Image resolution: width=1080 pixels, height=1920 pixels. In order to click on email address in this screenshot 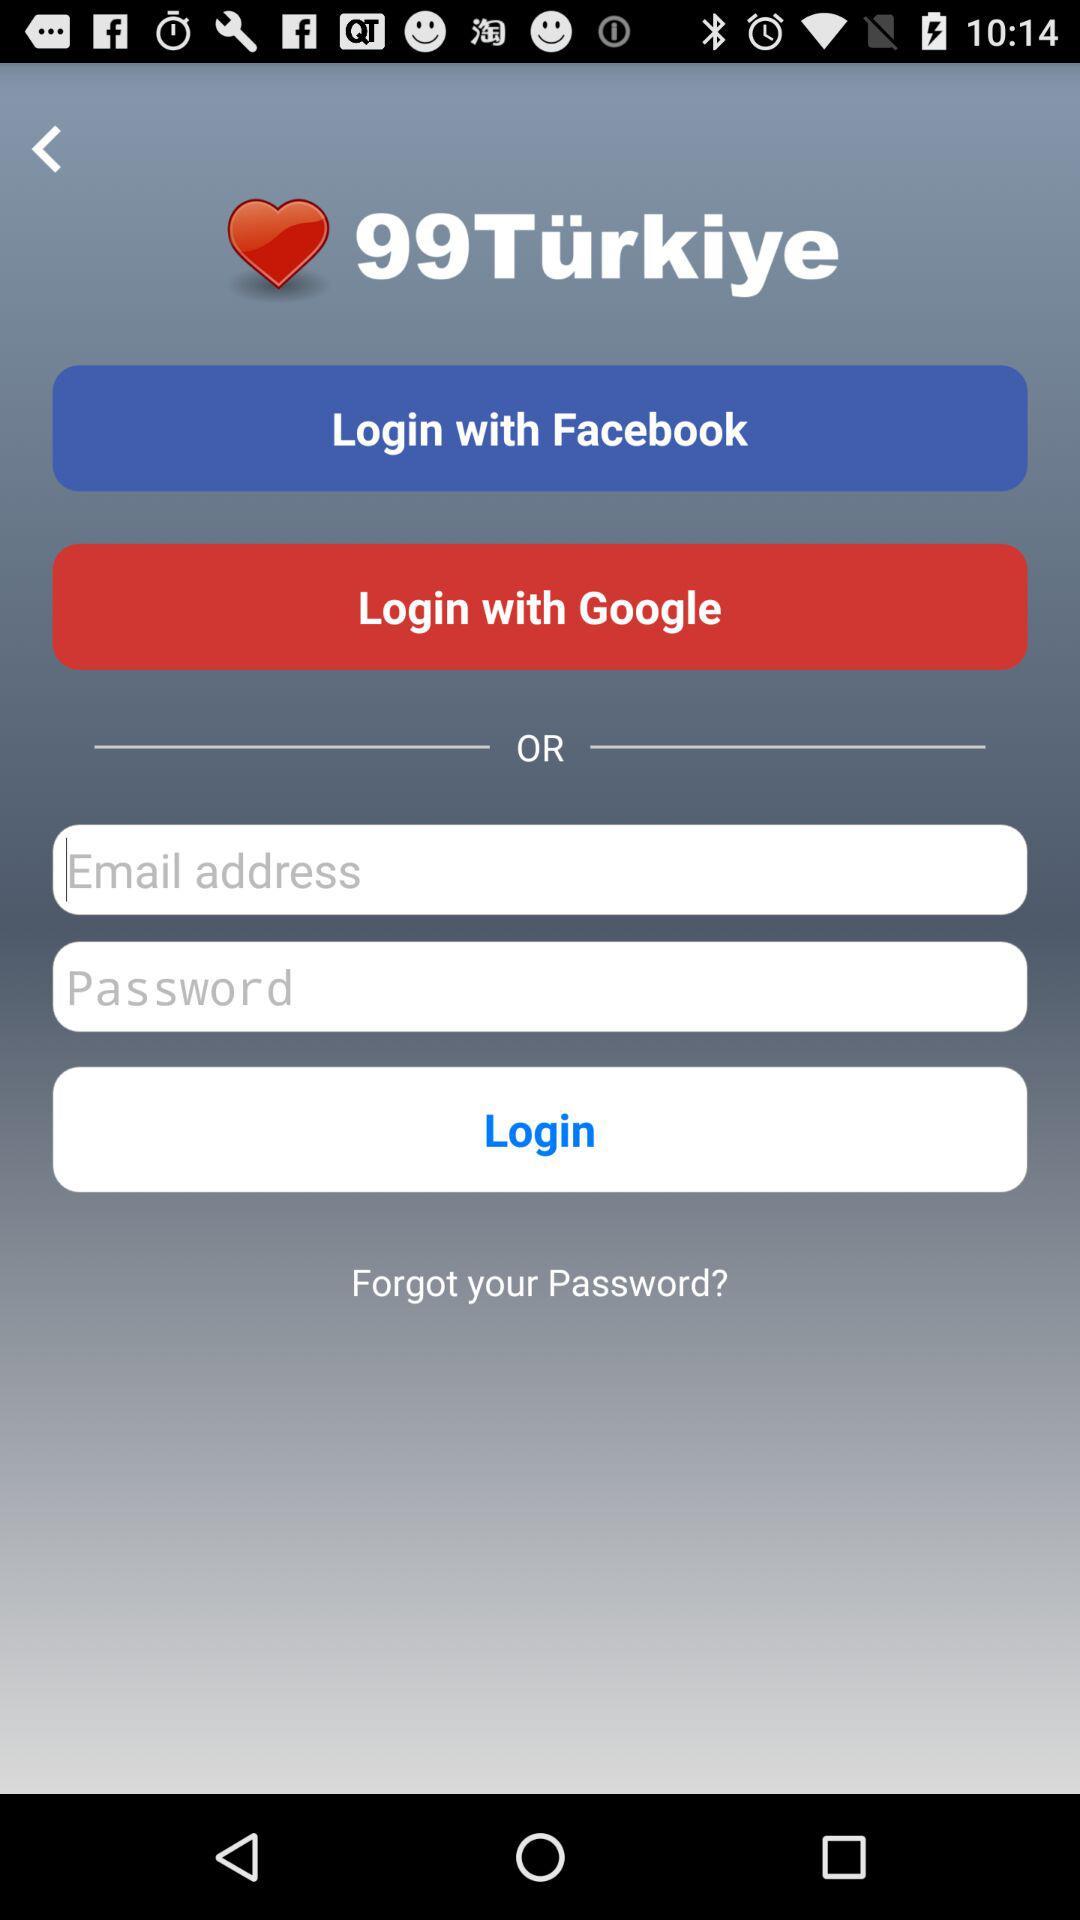, I will do `click(540, 869)`.